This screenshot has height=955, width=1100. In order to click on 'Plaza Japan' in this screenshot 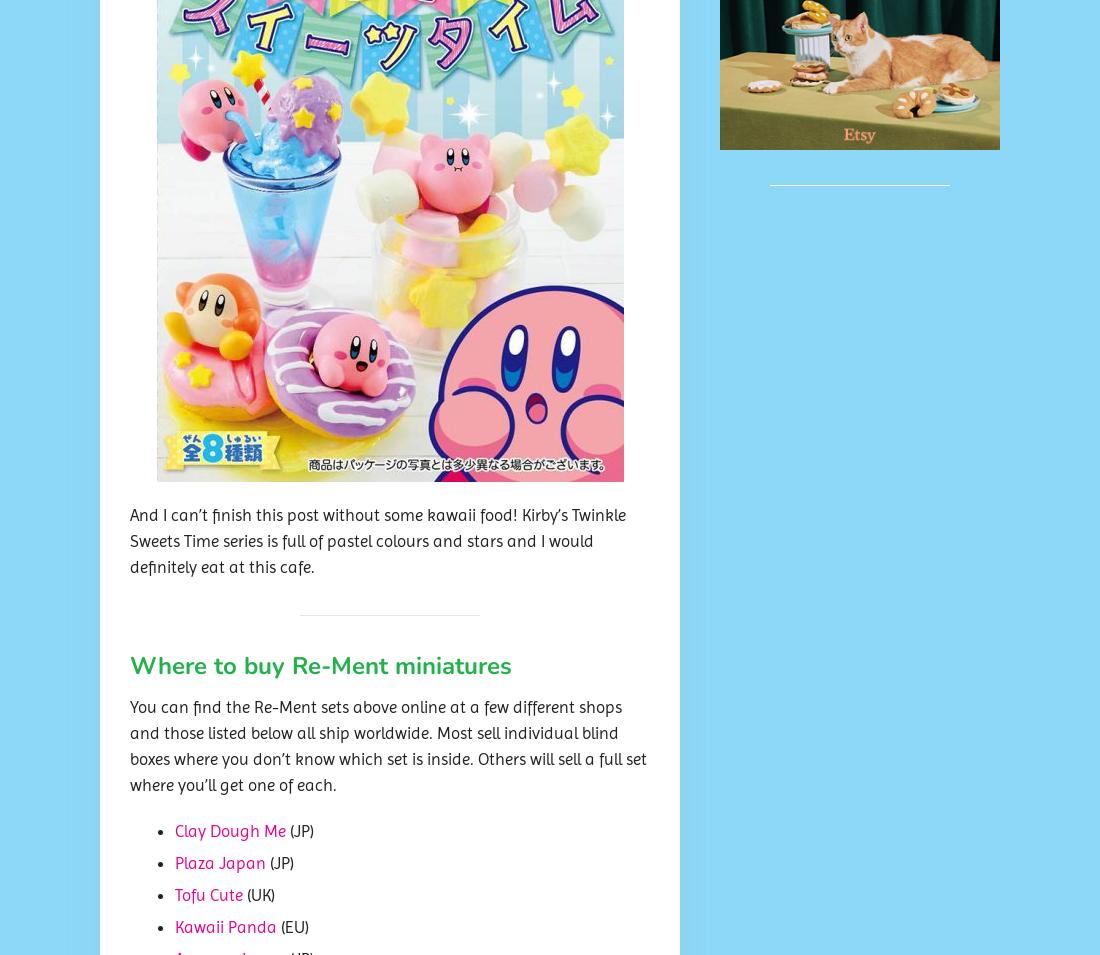, I will do `click(174, 863)`.